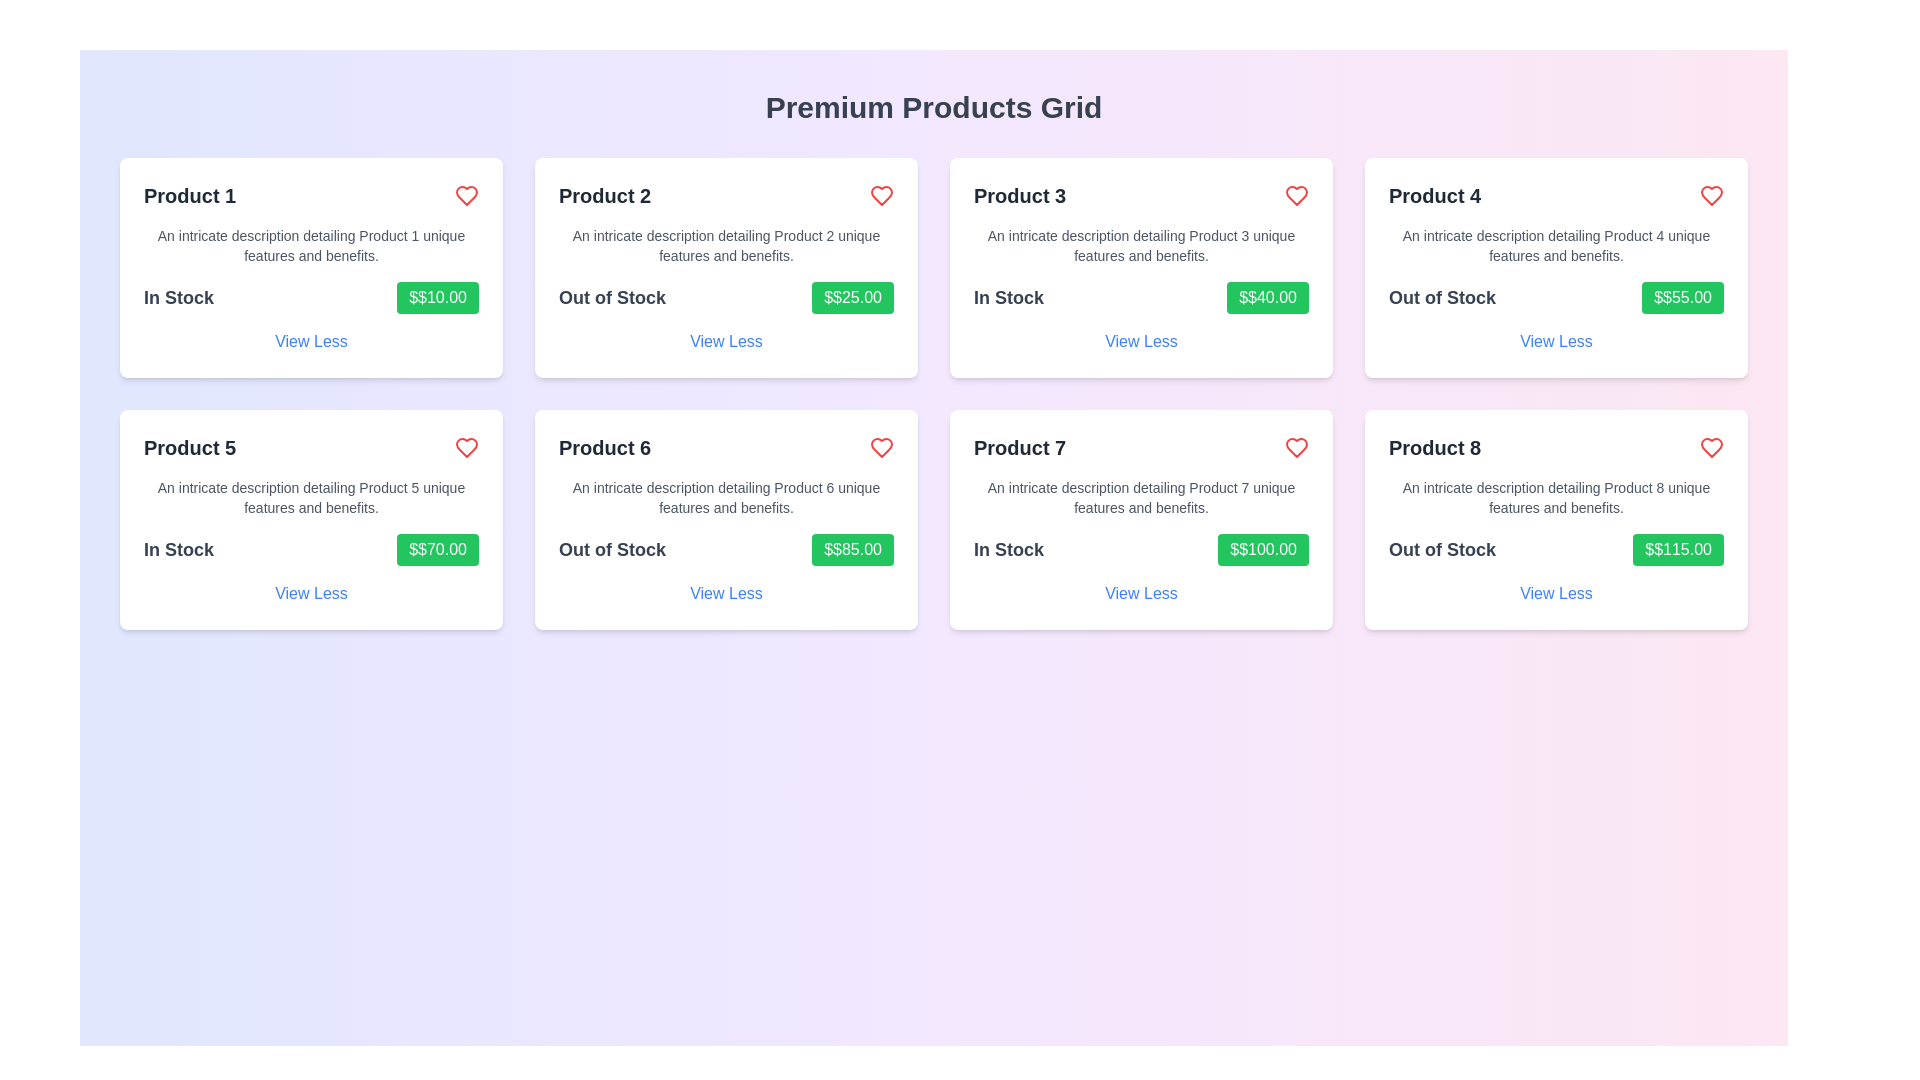 This screenshot has width=1920, height=1080. Describe the element at coordinates (437, 297) in the screenshot. I see `the button displaying the text '$$10.00' in bold white on a vivid green background, positioned near the bottom-right corner of the 'Product 1' card` at that location.